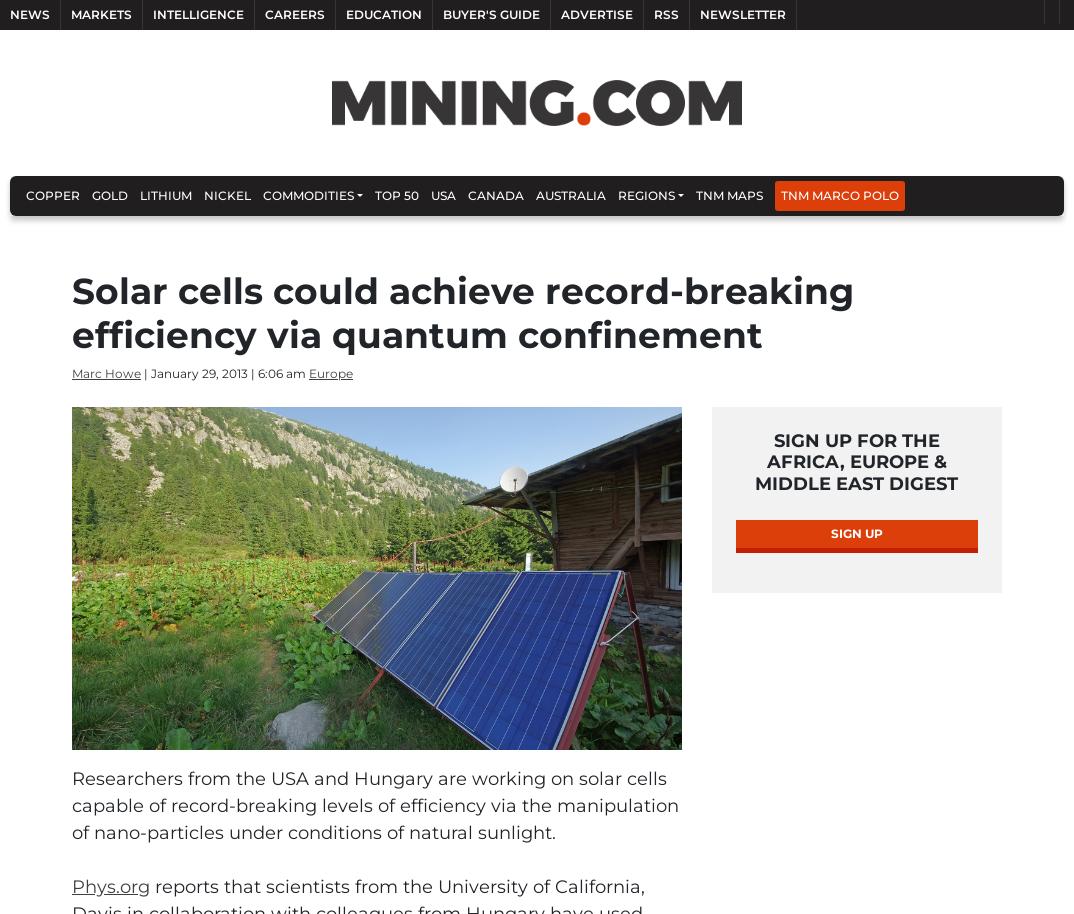 This screenshot has width=1074, height=914. Describe the element at coordinates (71, 803) in the screenshot. I see `'Researchers from the USA and Hungary are working on solar cells capable of record-breaking levels of efficiency via the manipulation of nano-particles under conditions of natural sunlight.'` at that location.